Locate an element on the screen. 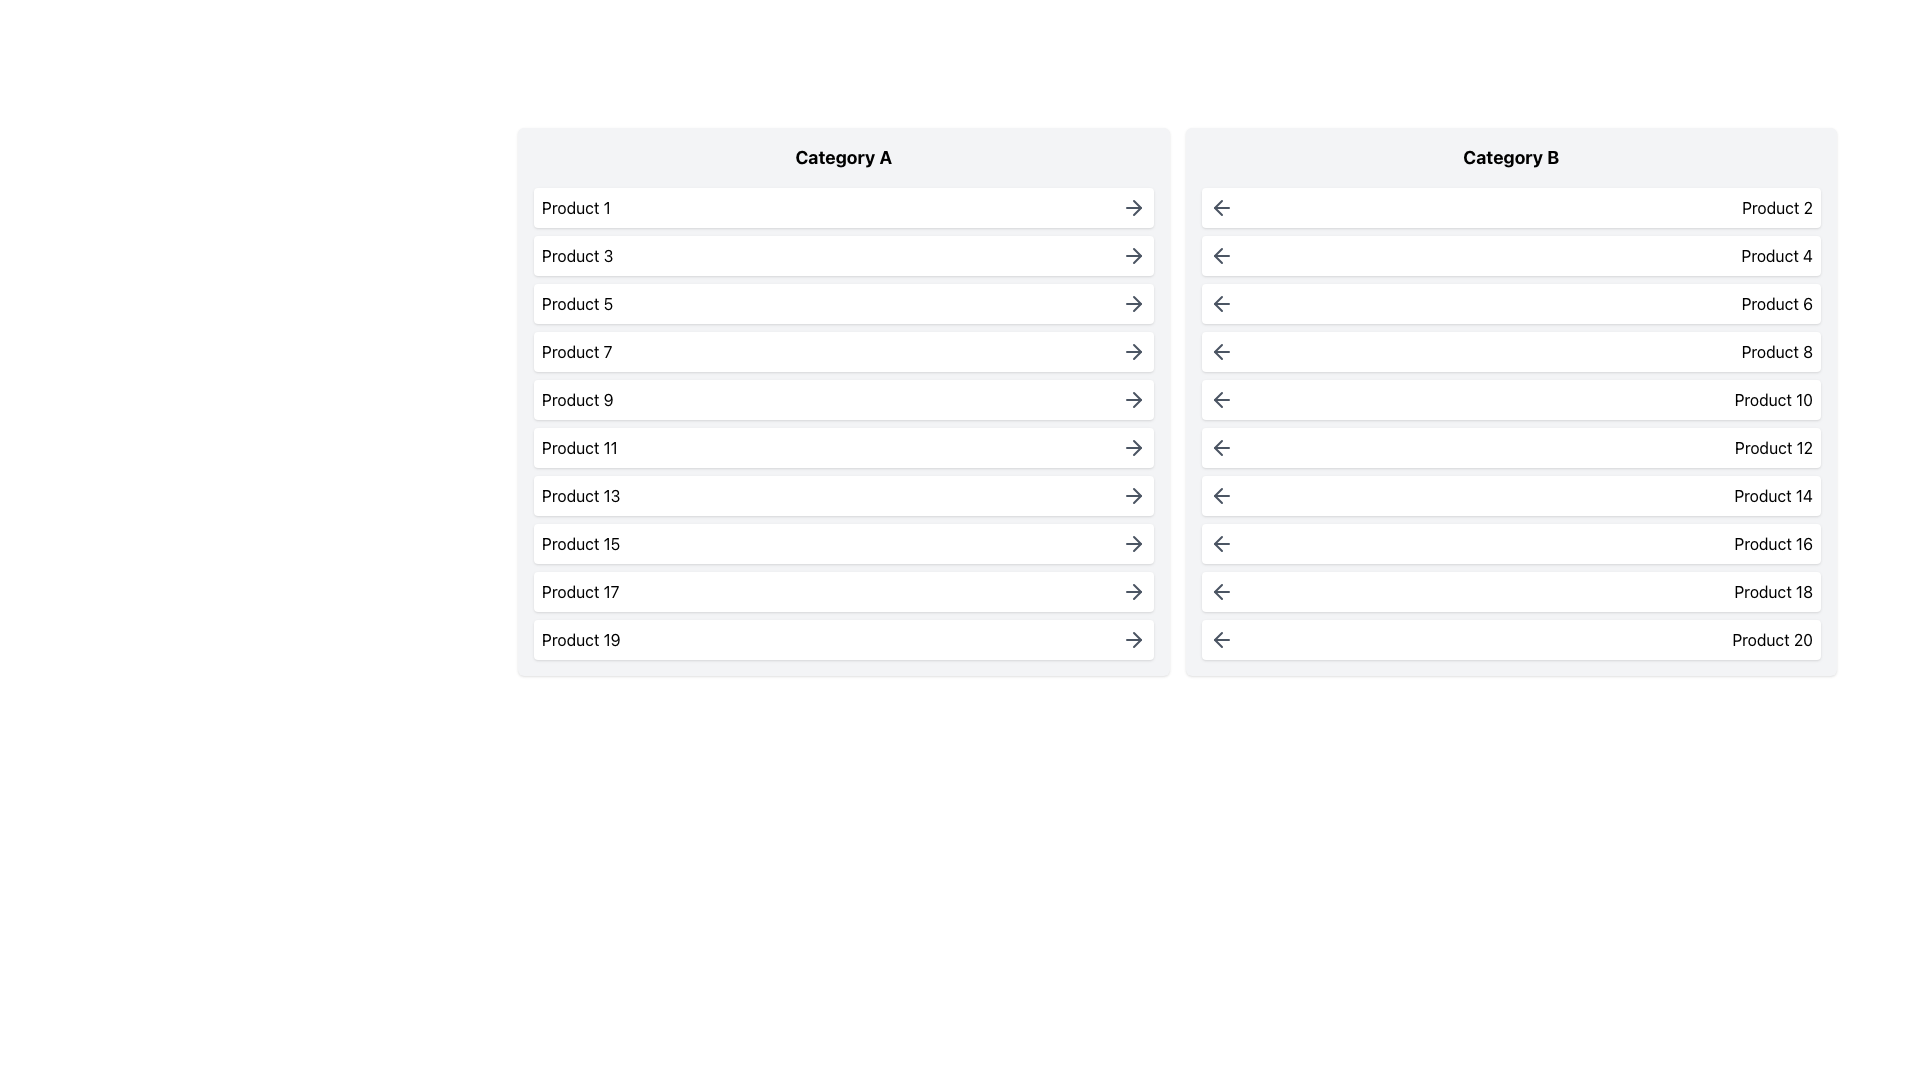 Image resolution: width=1920 pixels, height=1080 pixels. the seventh list item in the 'Category A' column that allows navigation or interaction with 'Product 13' is located at coordinates (843, 495).